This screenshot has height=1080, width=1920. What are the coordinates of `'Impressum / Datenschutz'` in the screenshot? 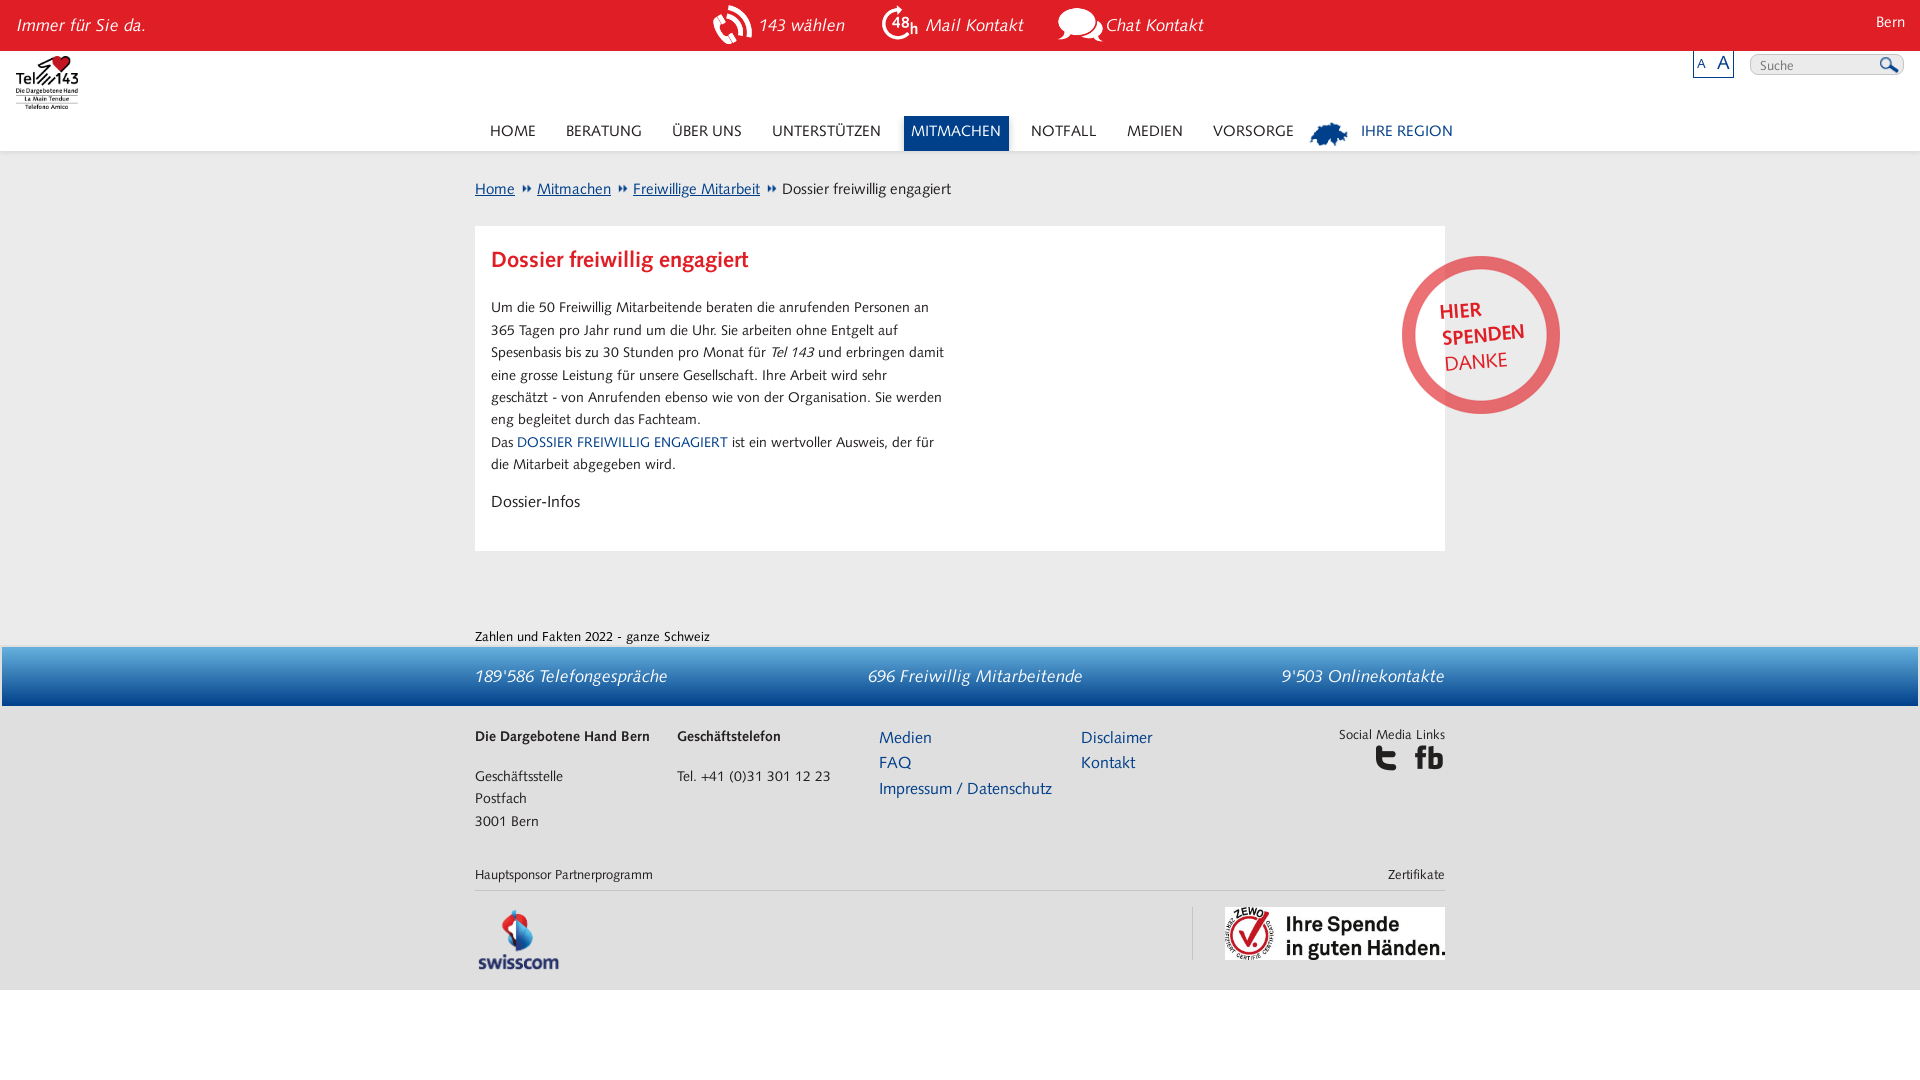 It's located at (878, 787).